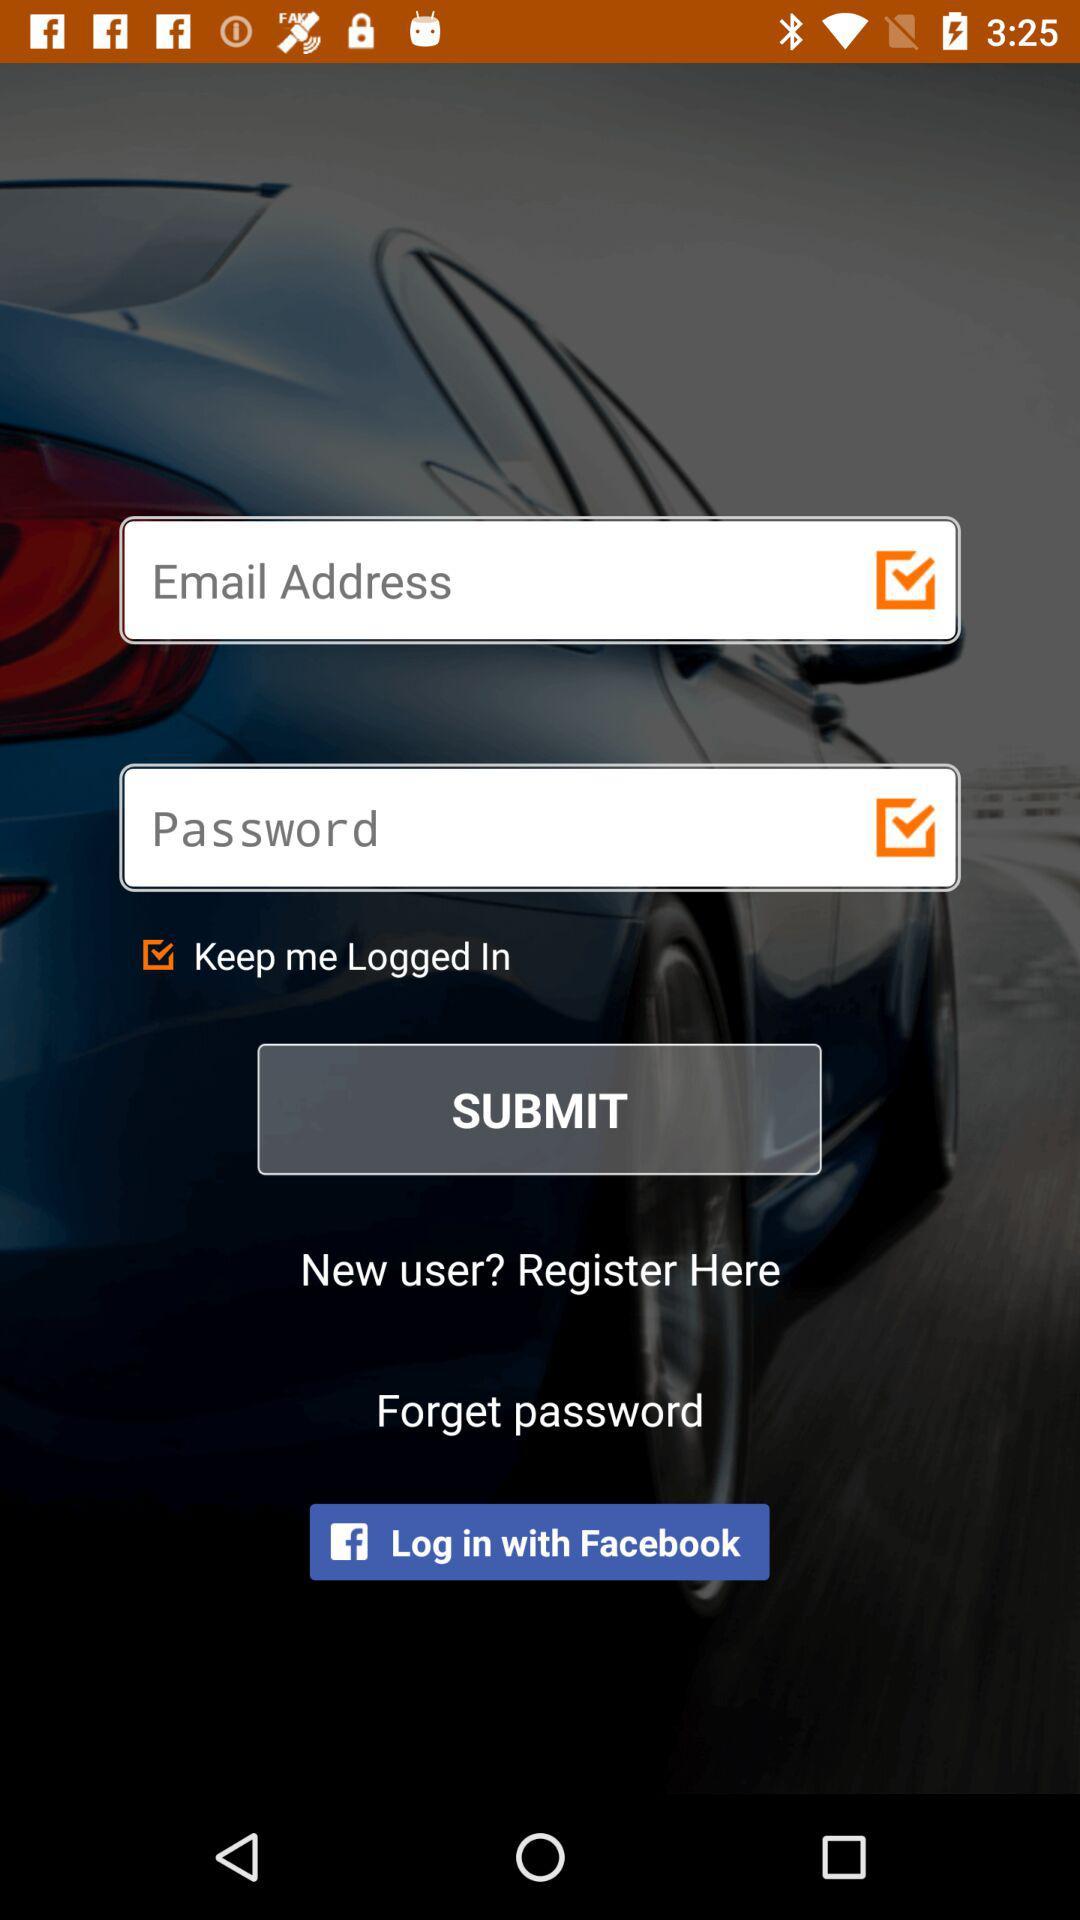 Image resolution: width=1080 pixels, height=1920 pixels. I want to click on new user register, so click(540, 1266).